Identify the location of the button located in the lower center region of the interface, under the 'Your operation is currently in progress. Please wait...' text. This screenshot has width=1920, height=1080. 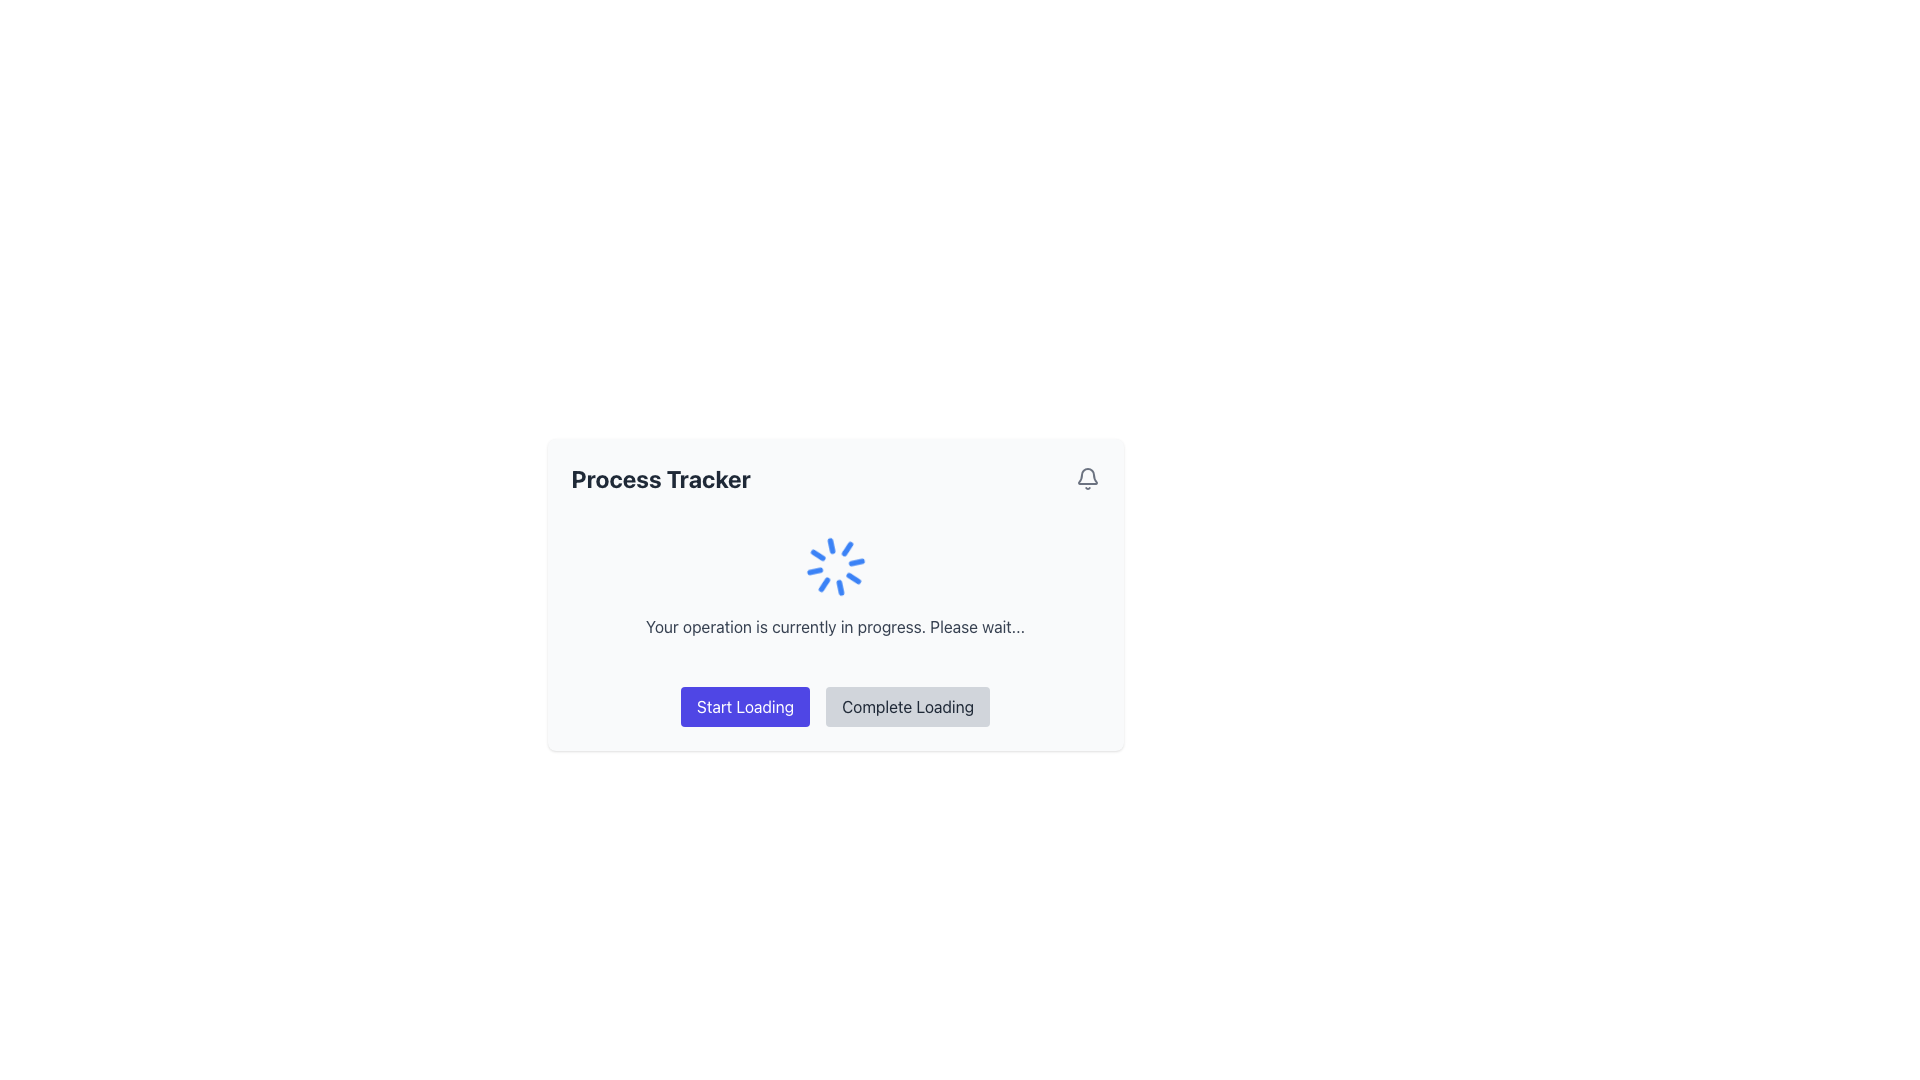
(744, 705).